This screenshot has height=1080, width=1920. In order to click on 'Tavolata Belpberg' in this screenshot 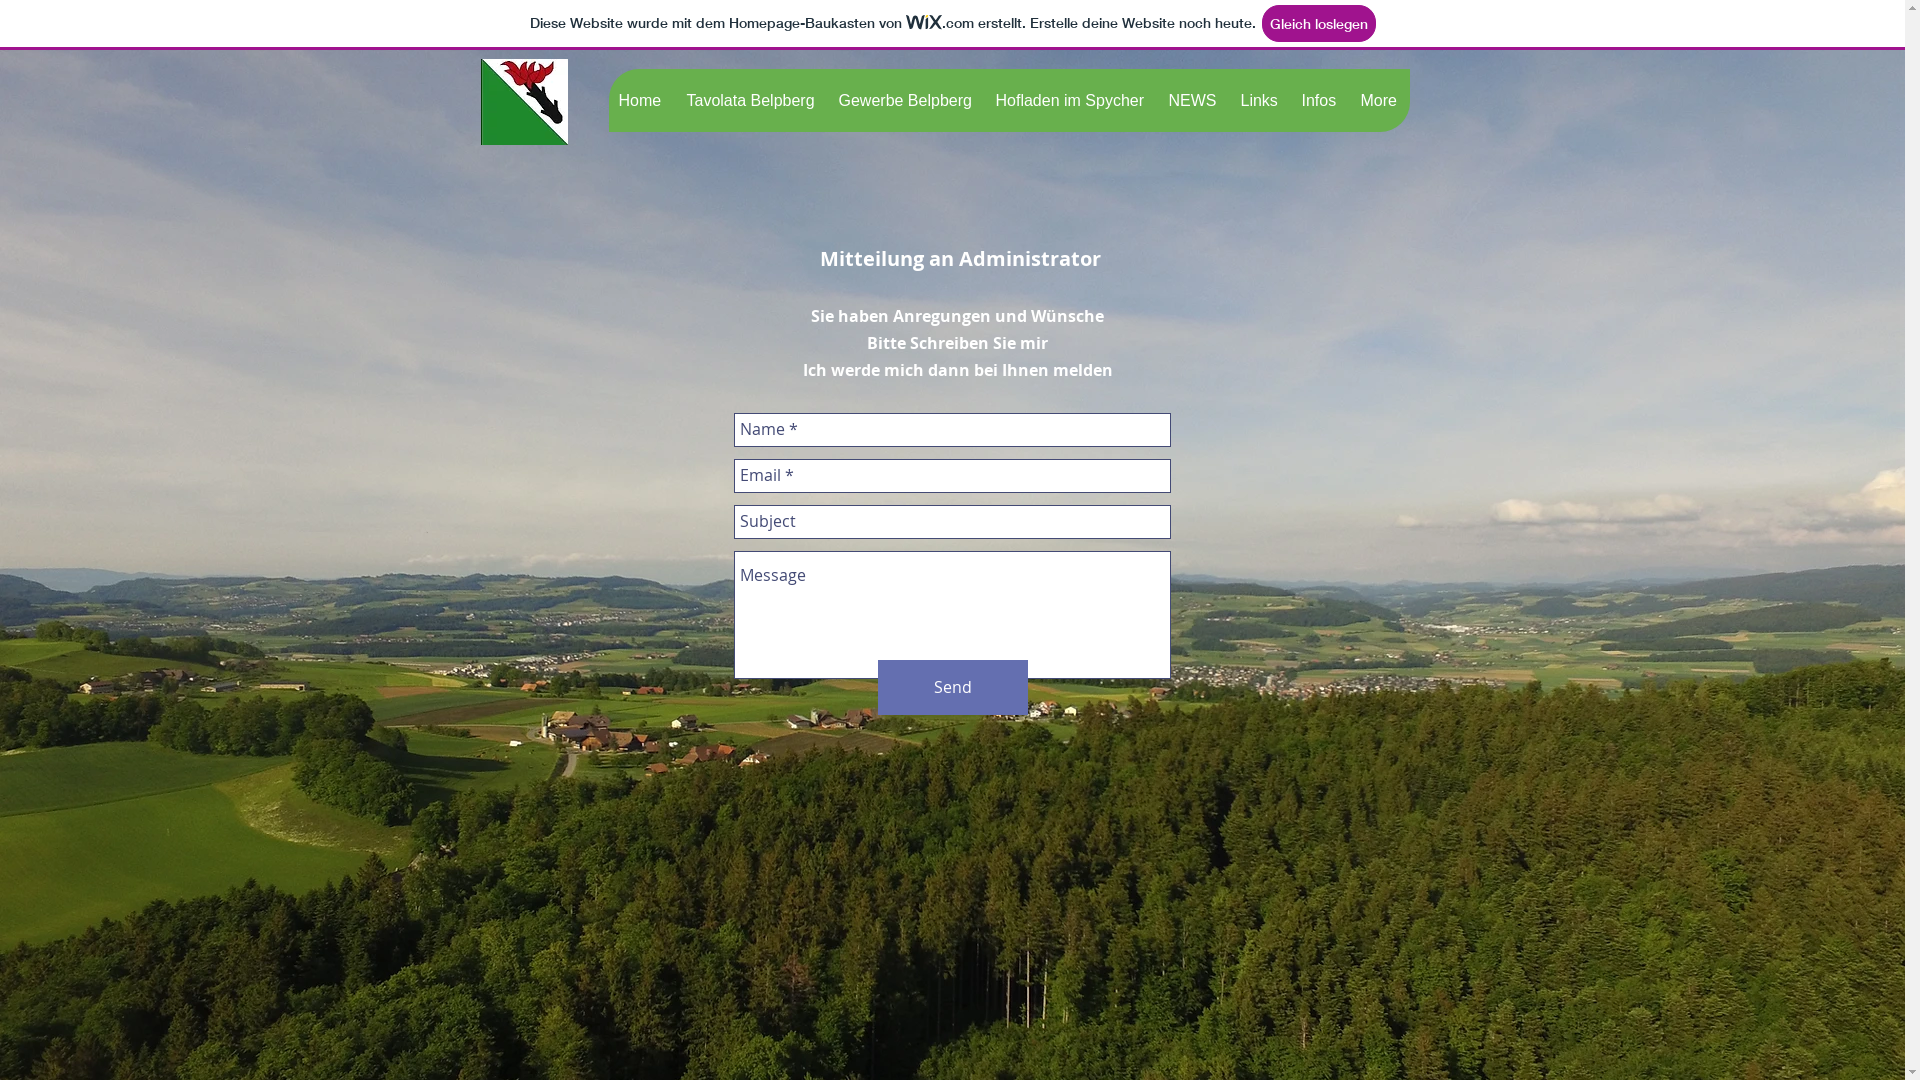, I will do `click(751, 100)`.